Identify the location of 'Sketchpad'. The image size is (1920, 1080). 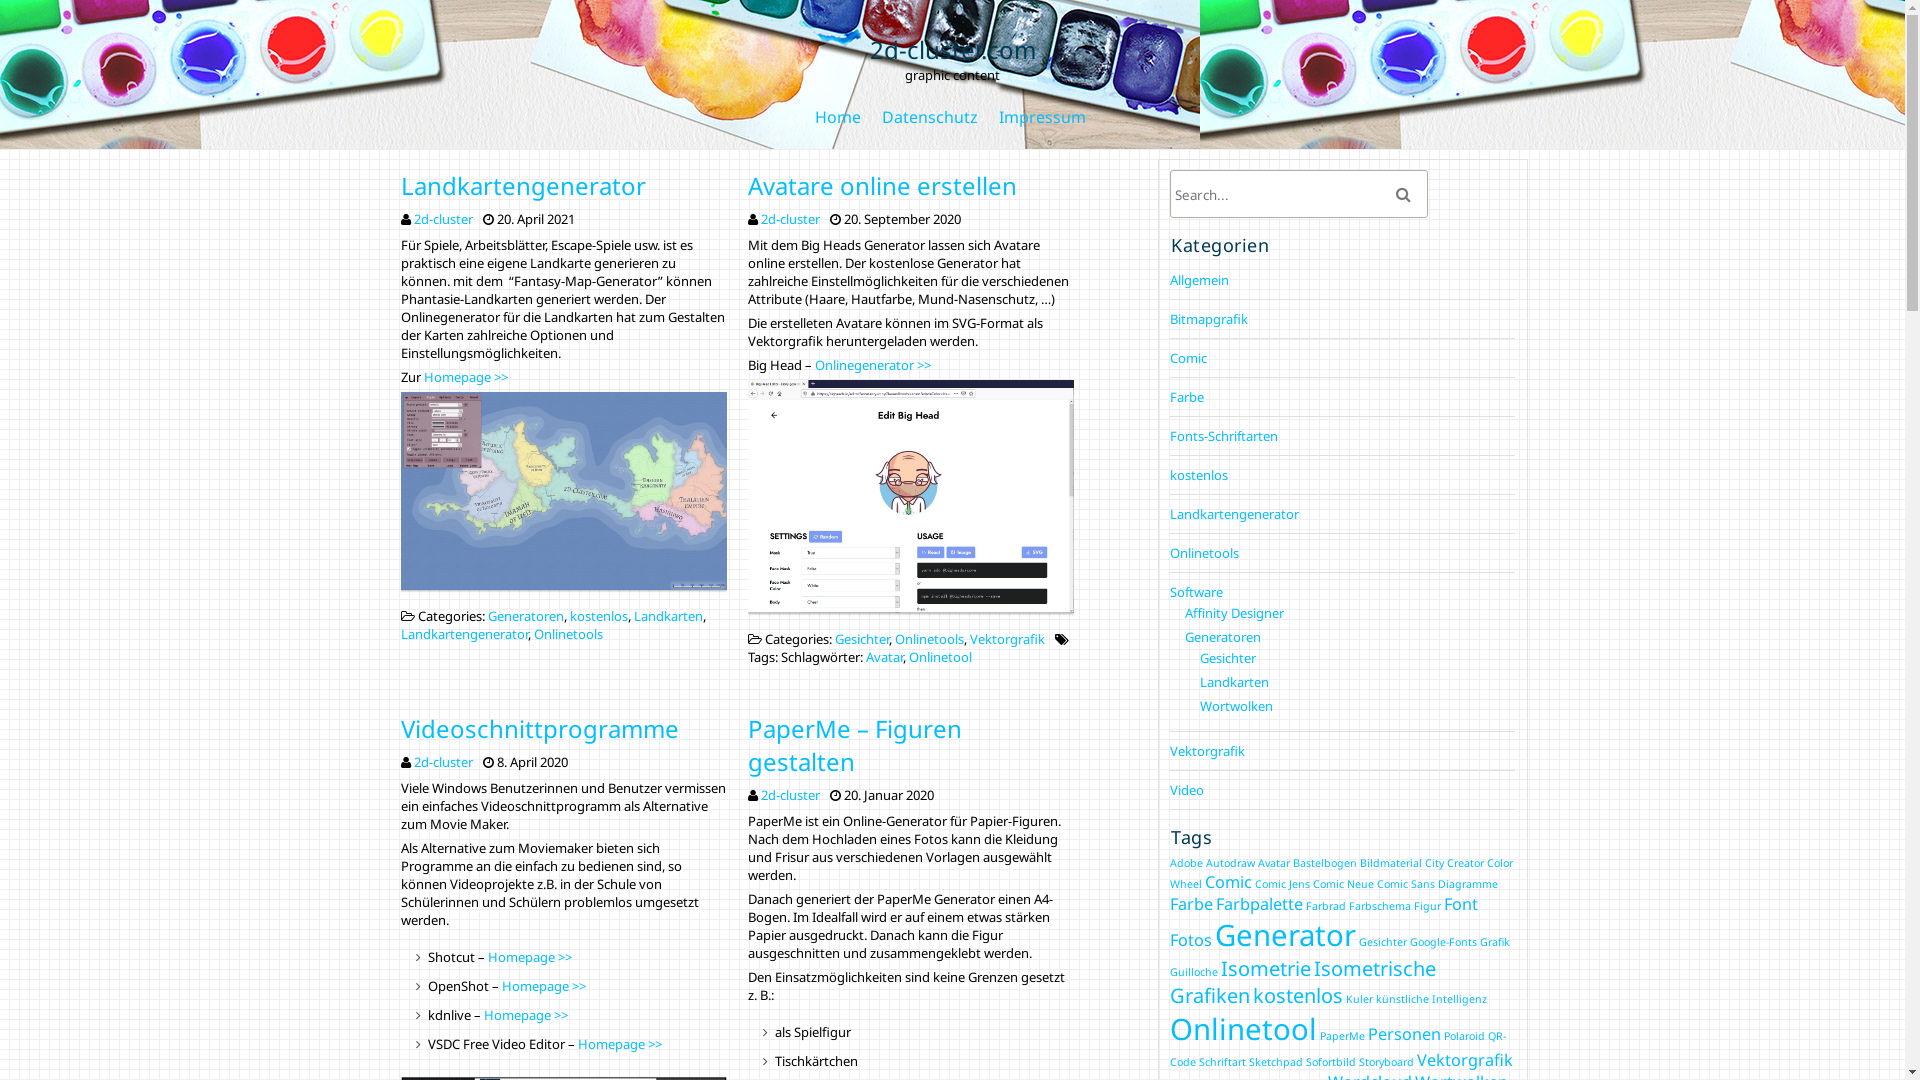
(1275, 1060).